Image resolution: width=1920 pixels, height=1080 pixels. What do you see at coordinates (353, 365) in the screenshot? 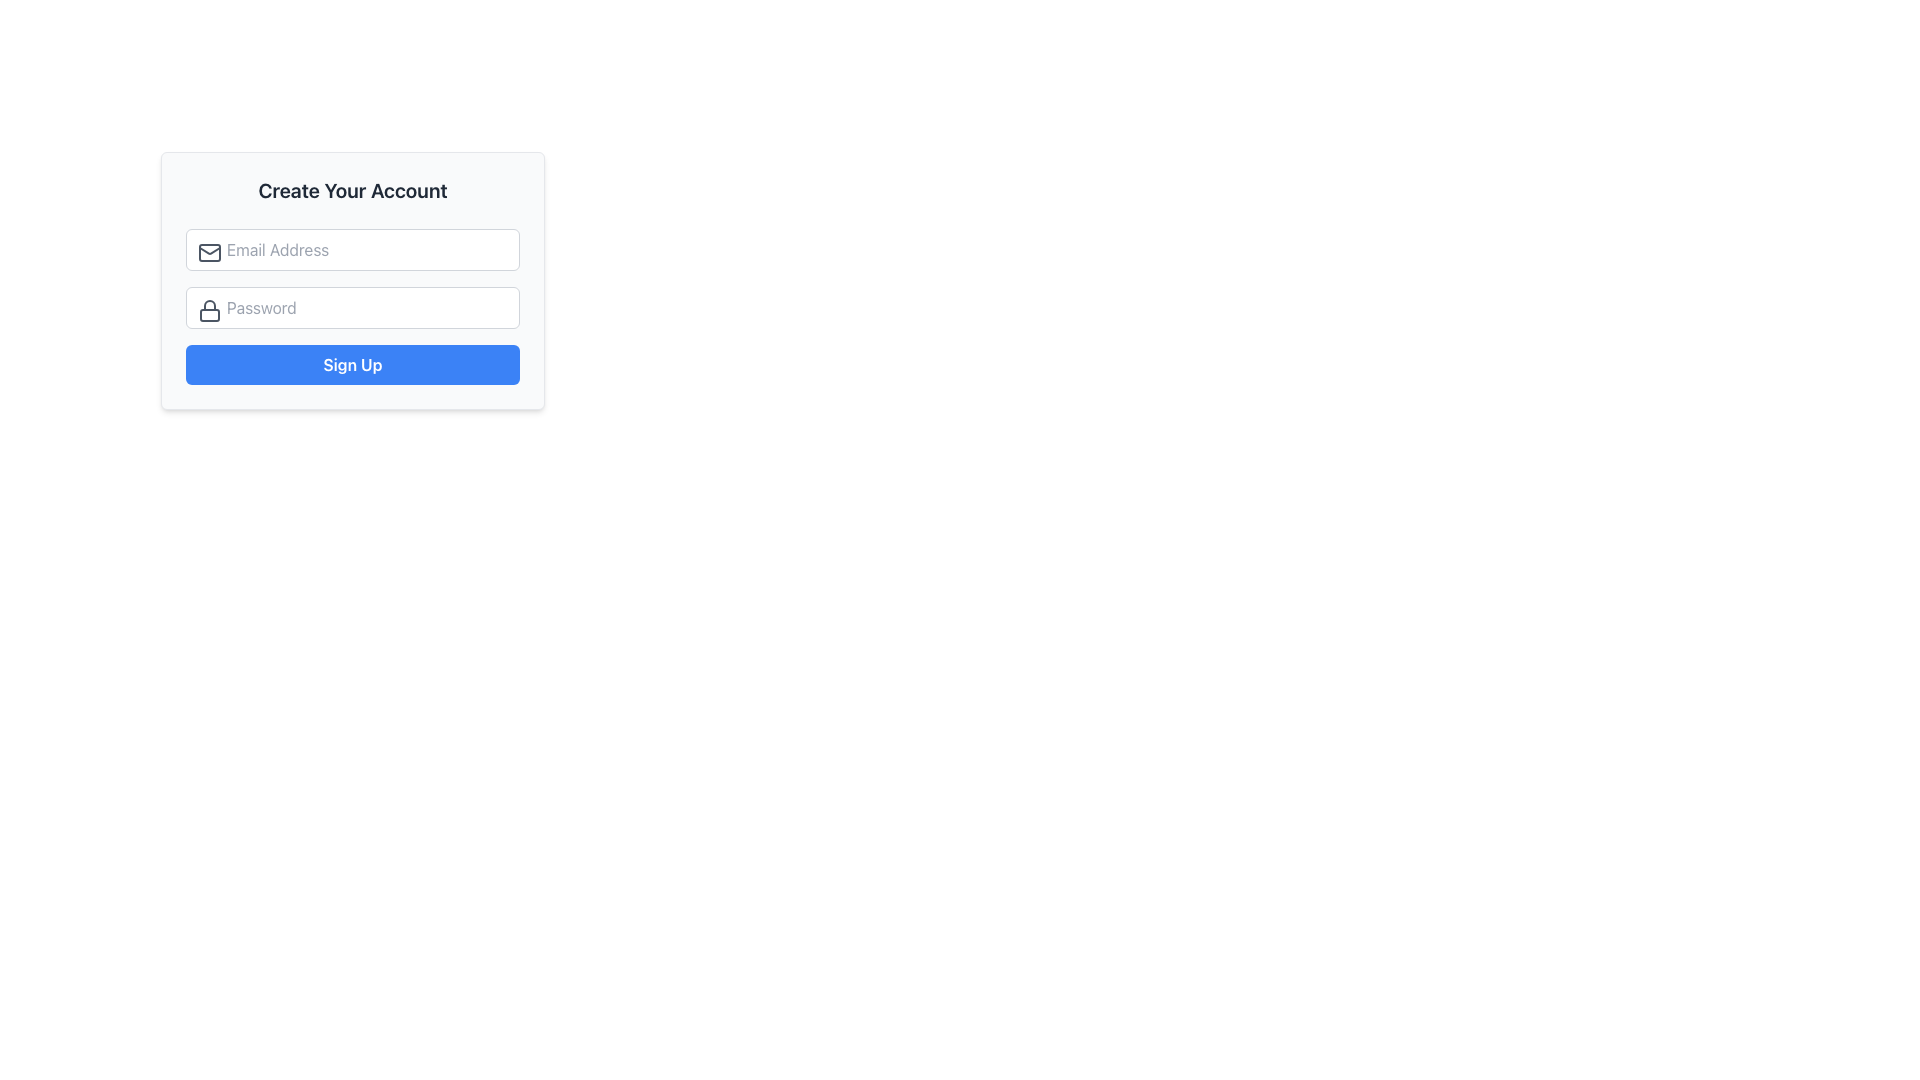
I see `the 'Sign Up' button with a blue background located at the bottom of the 'Create Your Account' form` at bounding box center [353, 365].